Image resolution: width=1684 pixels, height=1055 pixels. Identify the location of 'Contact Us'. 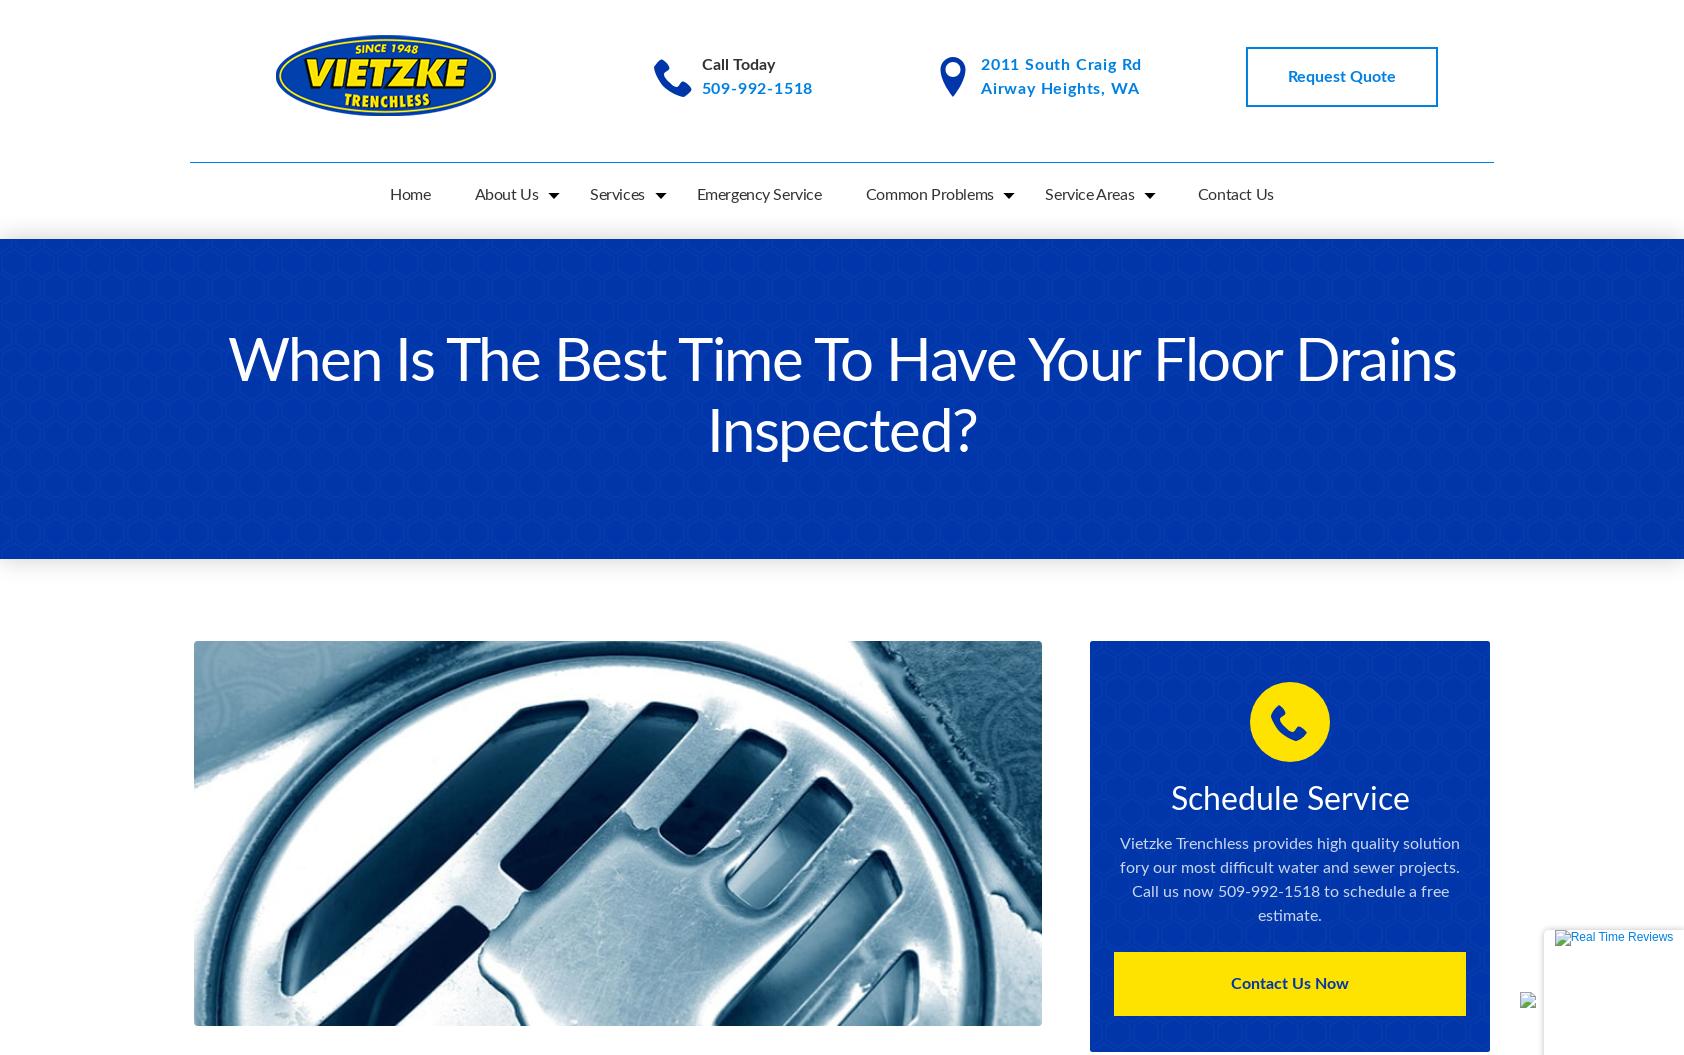
(1235, 193).